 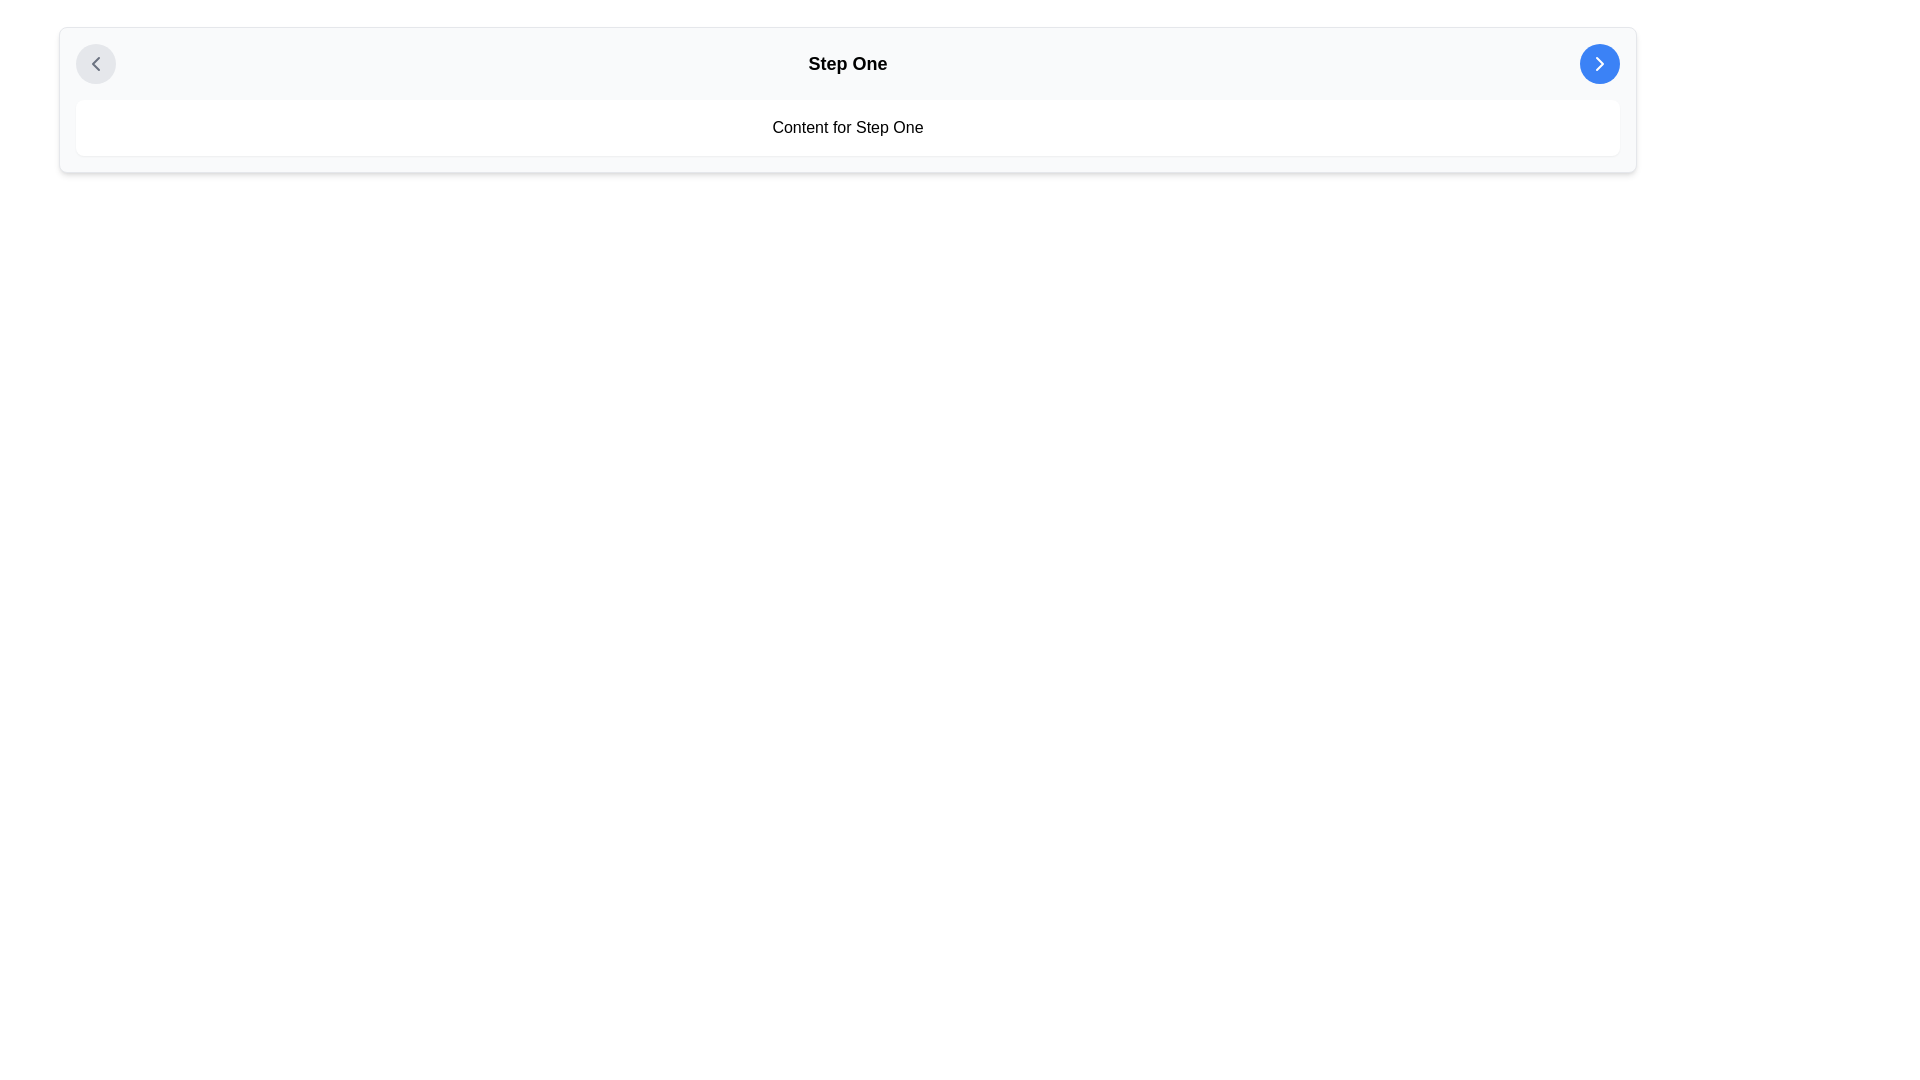 I want to click on the circular navigation icon located at the top left corner of the header section, which serves the purpose of going back to a previous page, so click(x=95, y=63).